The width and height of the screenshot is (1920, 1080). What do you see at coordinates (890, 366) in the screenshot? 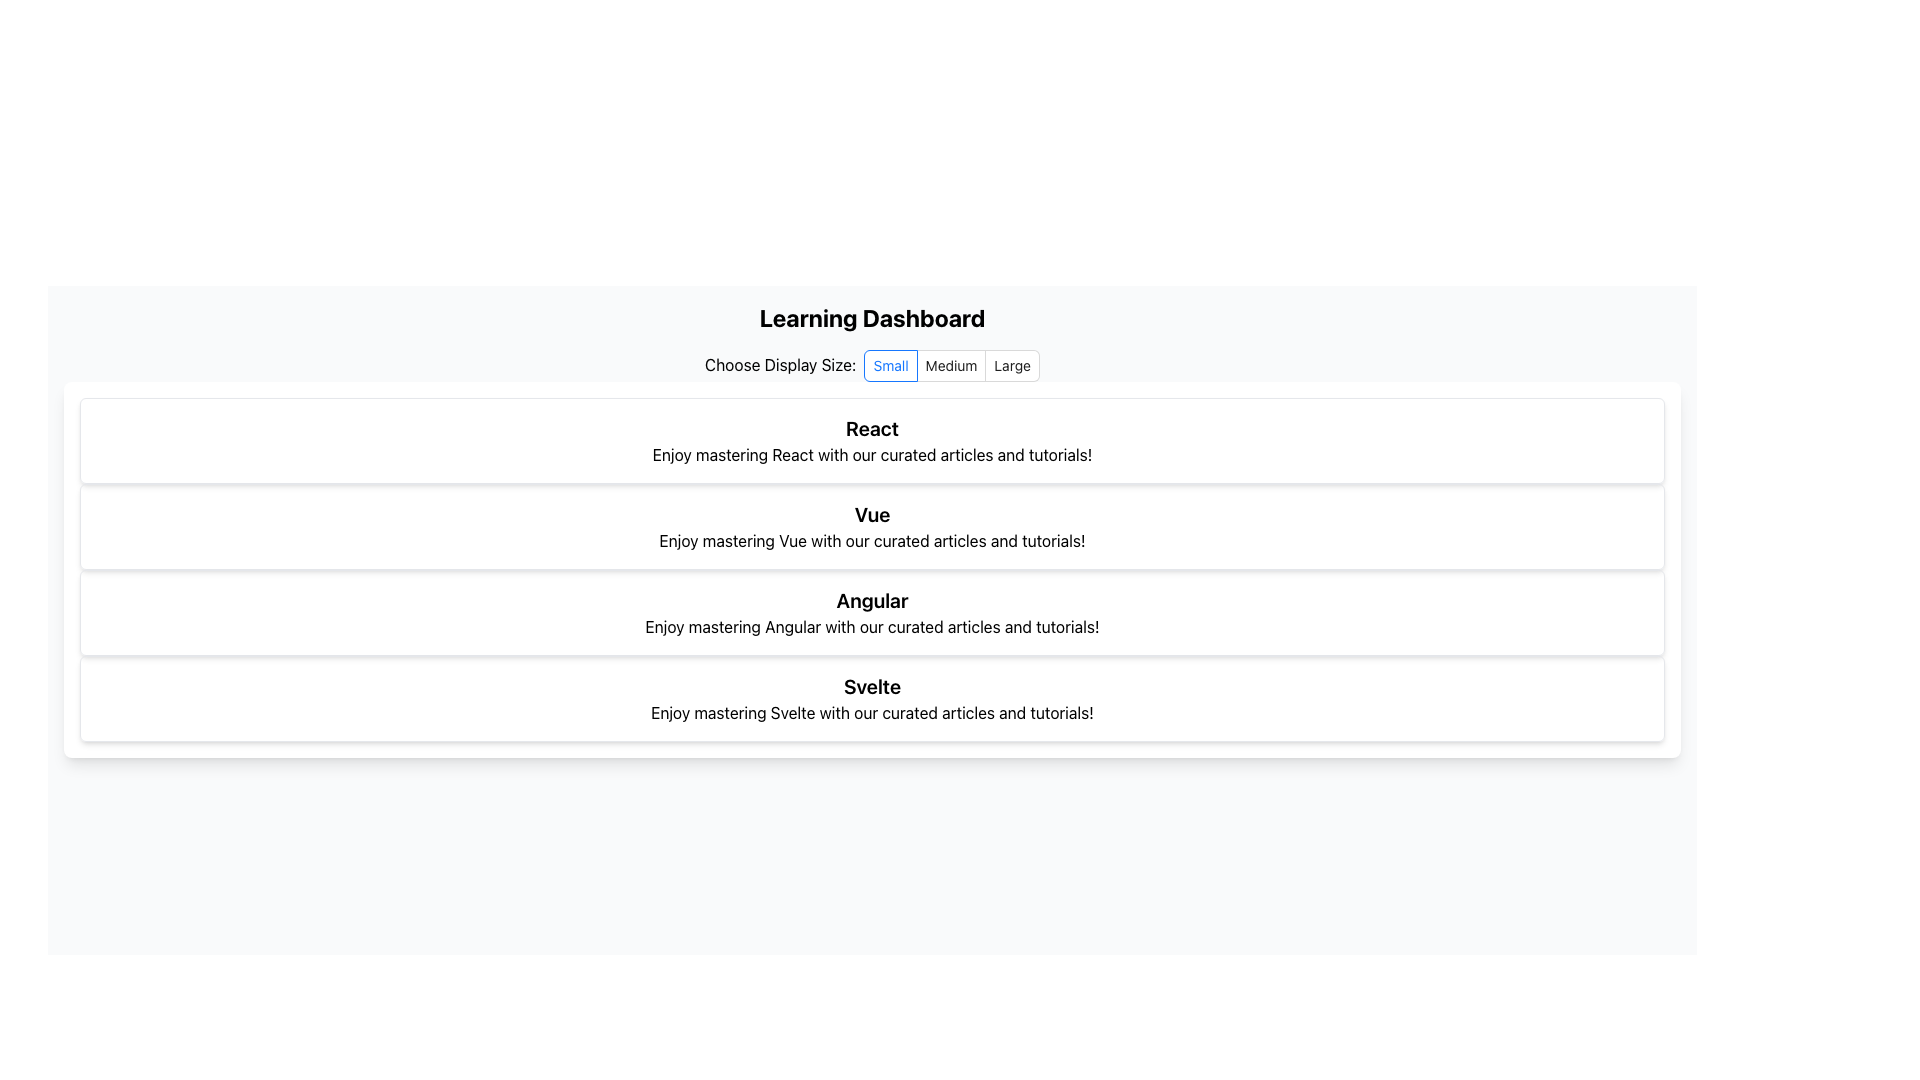
I see `the 'Small' display size radio button` at bounding box center [890, 366].